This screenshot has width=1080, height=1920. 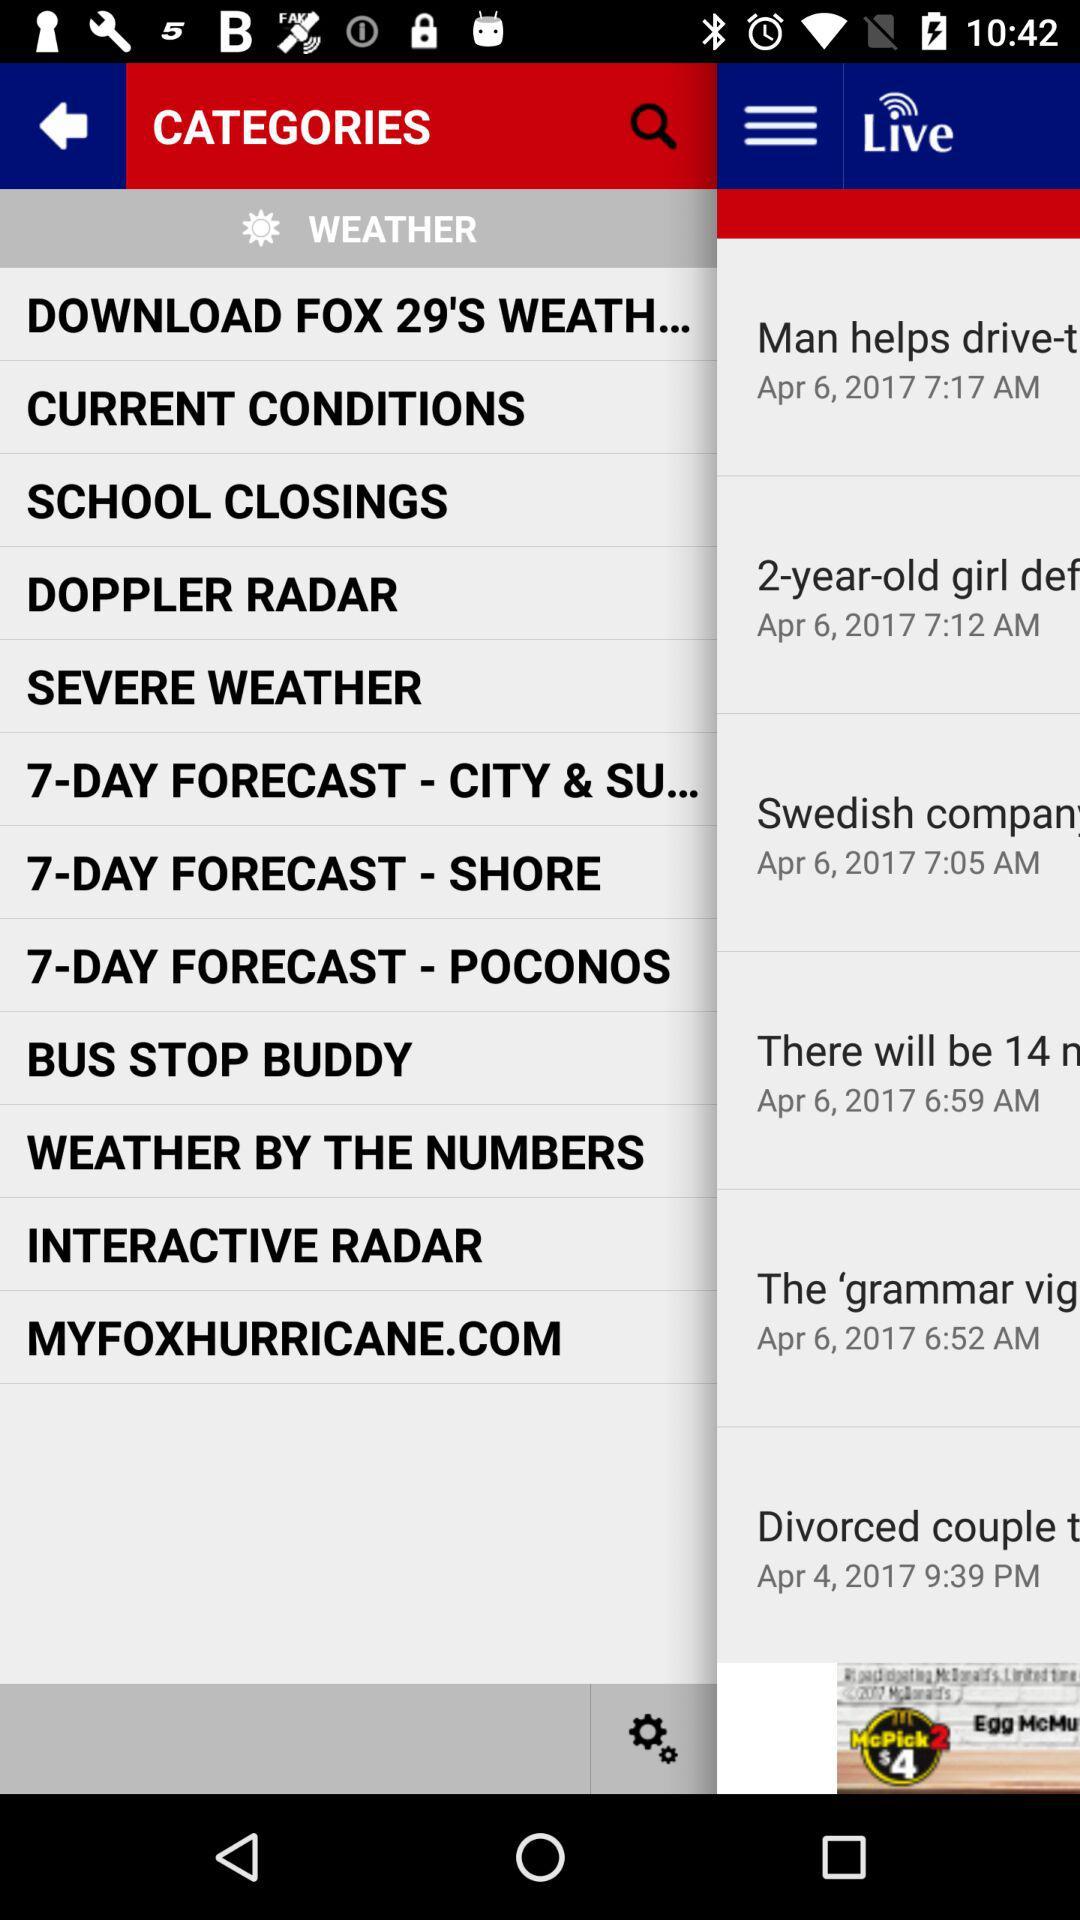 I want to click on item above the doppler radar, so click(x=236, y=499).